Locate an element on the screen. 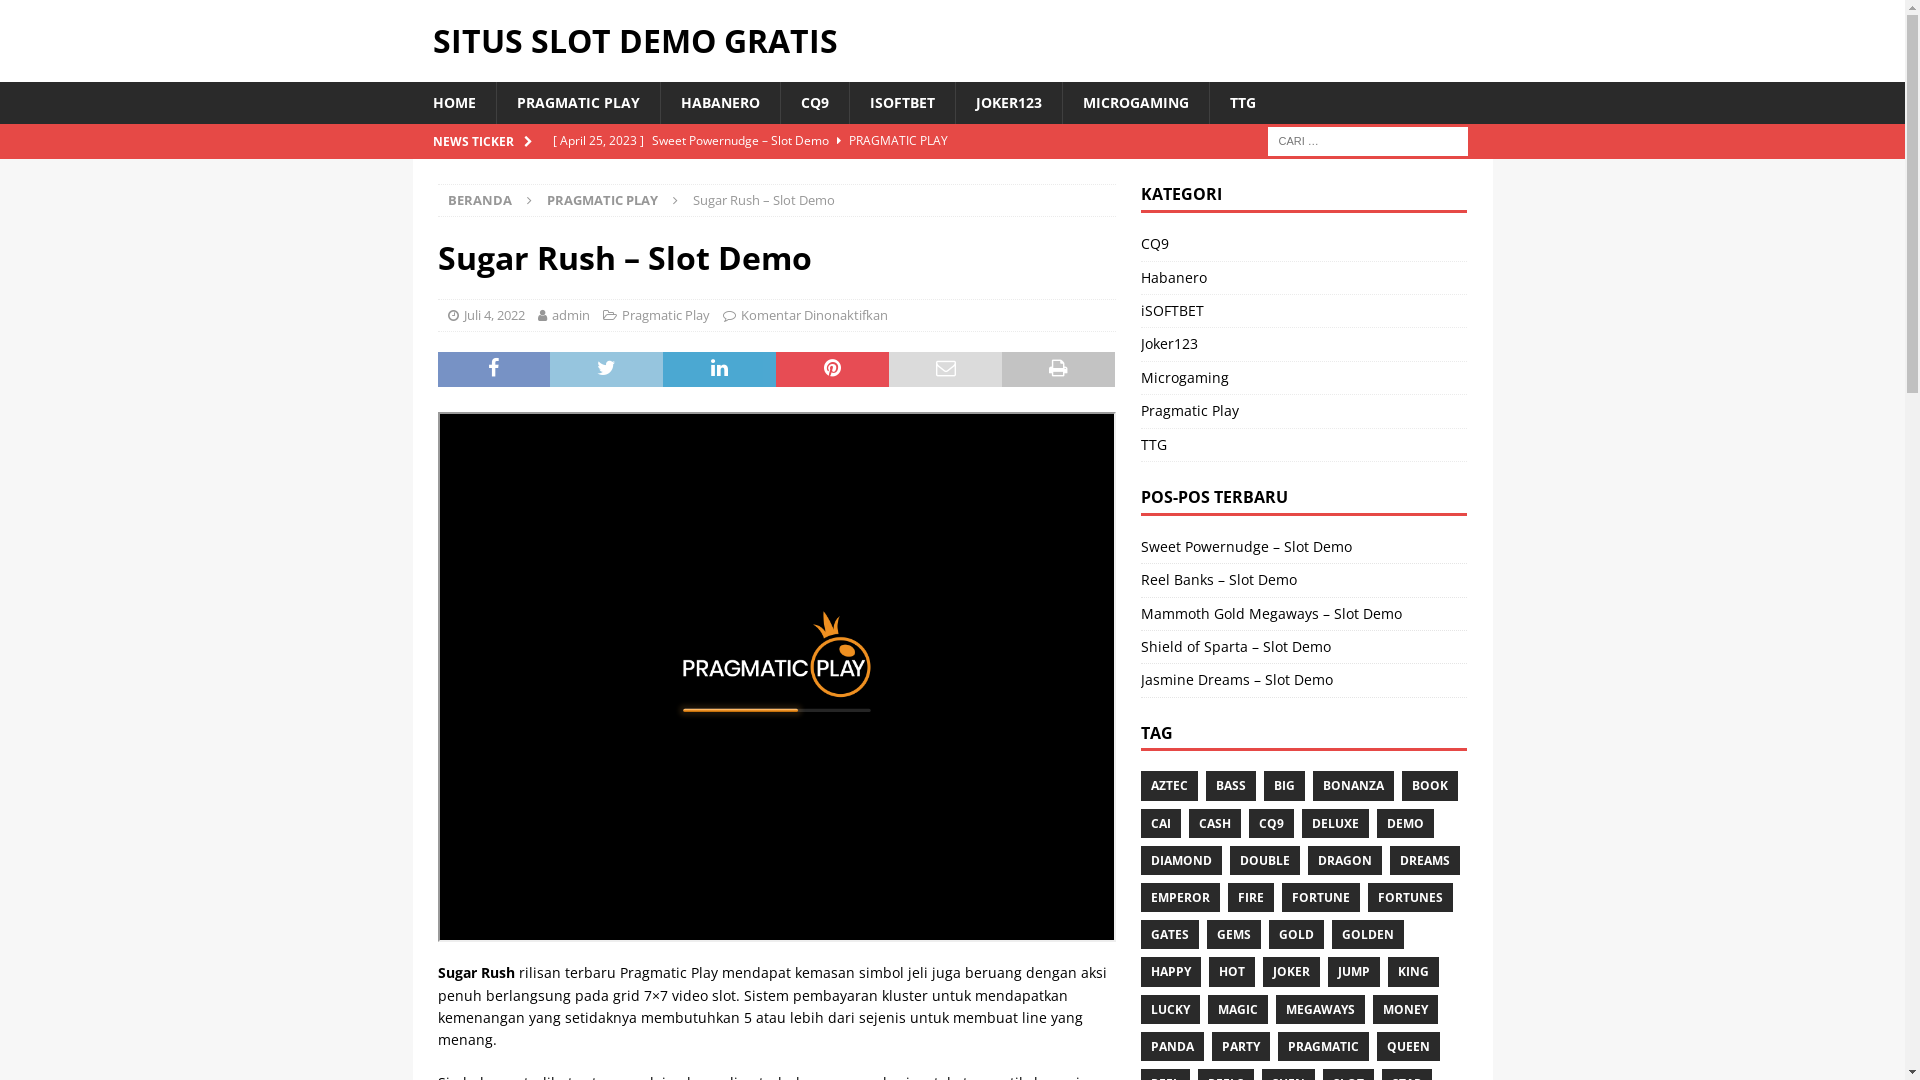 The image size is (1920, 1080). 'HOT' is located at coordinates (1231, 970).